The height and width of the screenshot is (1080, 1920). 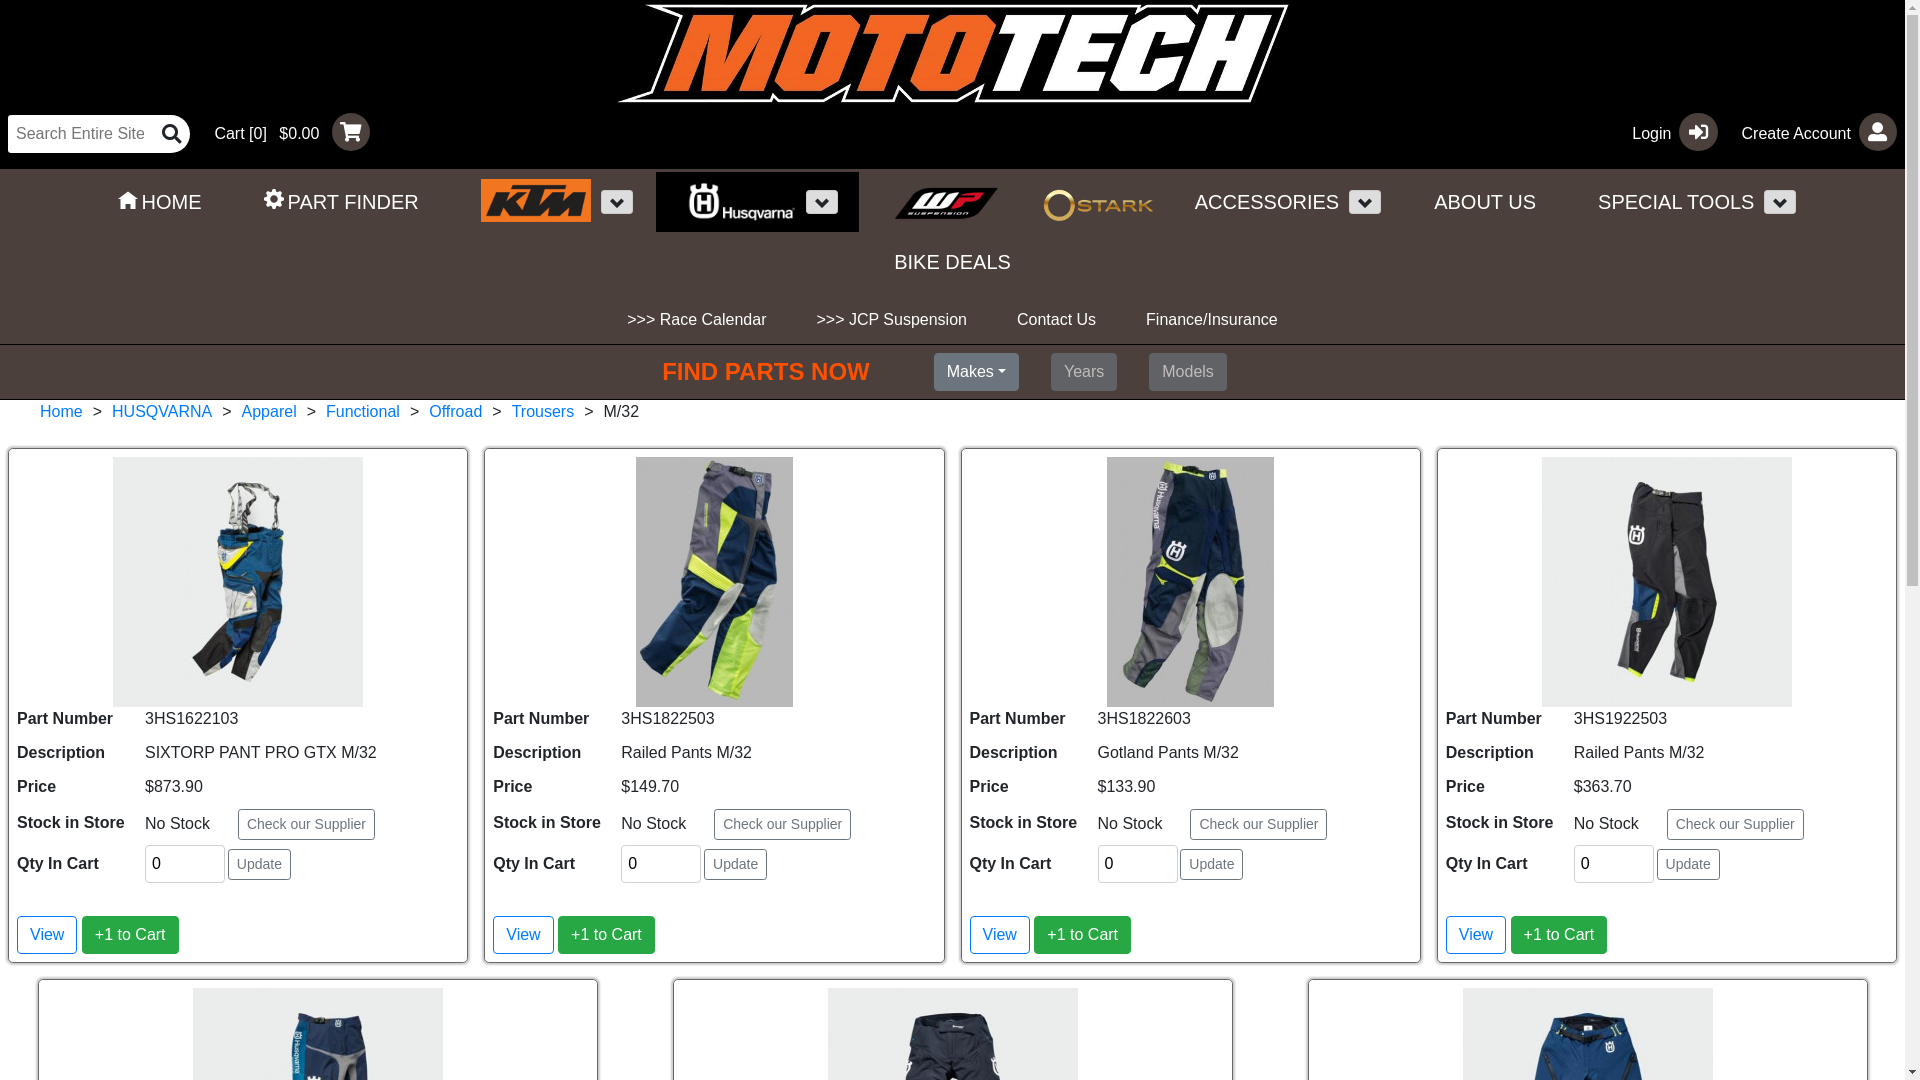 I want to click on 'Makes', so click(x=976, y=371).